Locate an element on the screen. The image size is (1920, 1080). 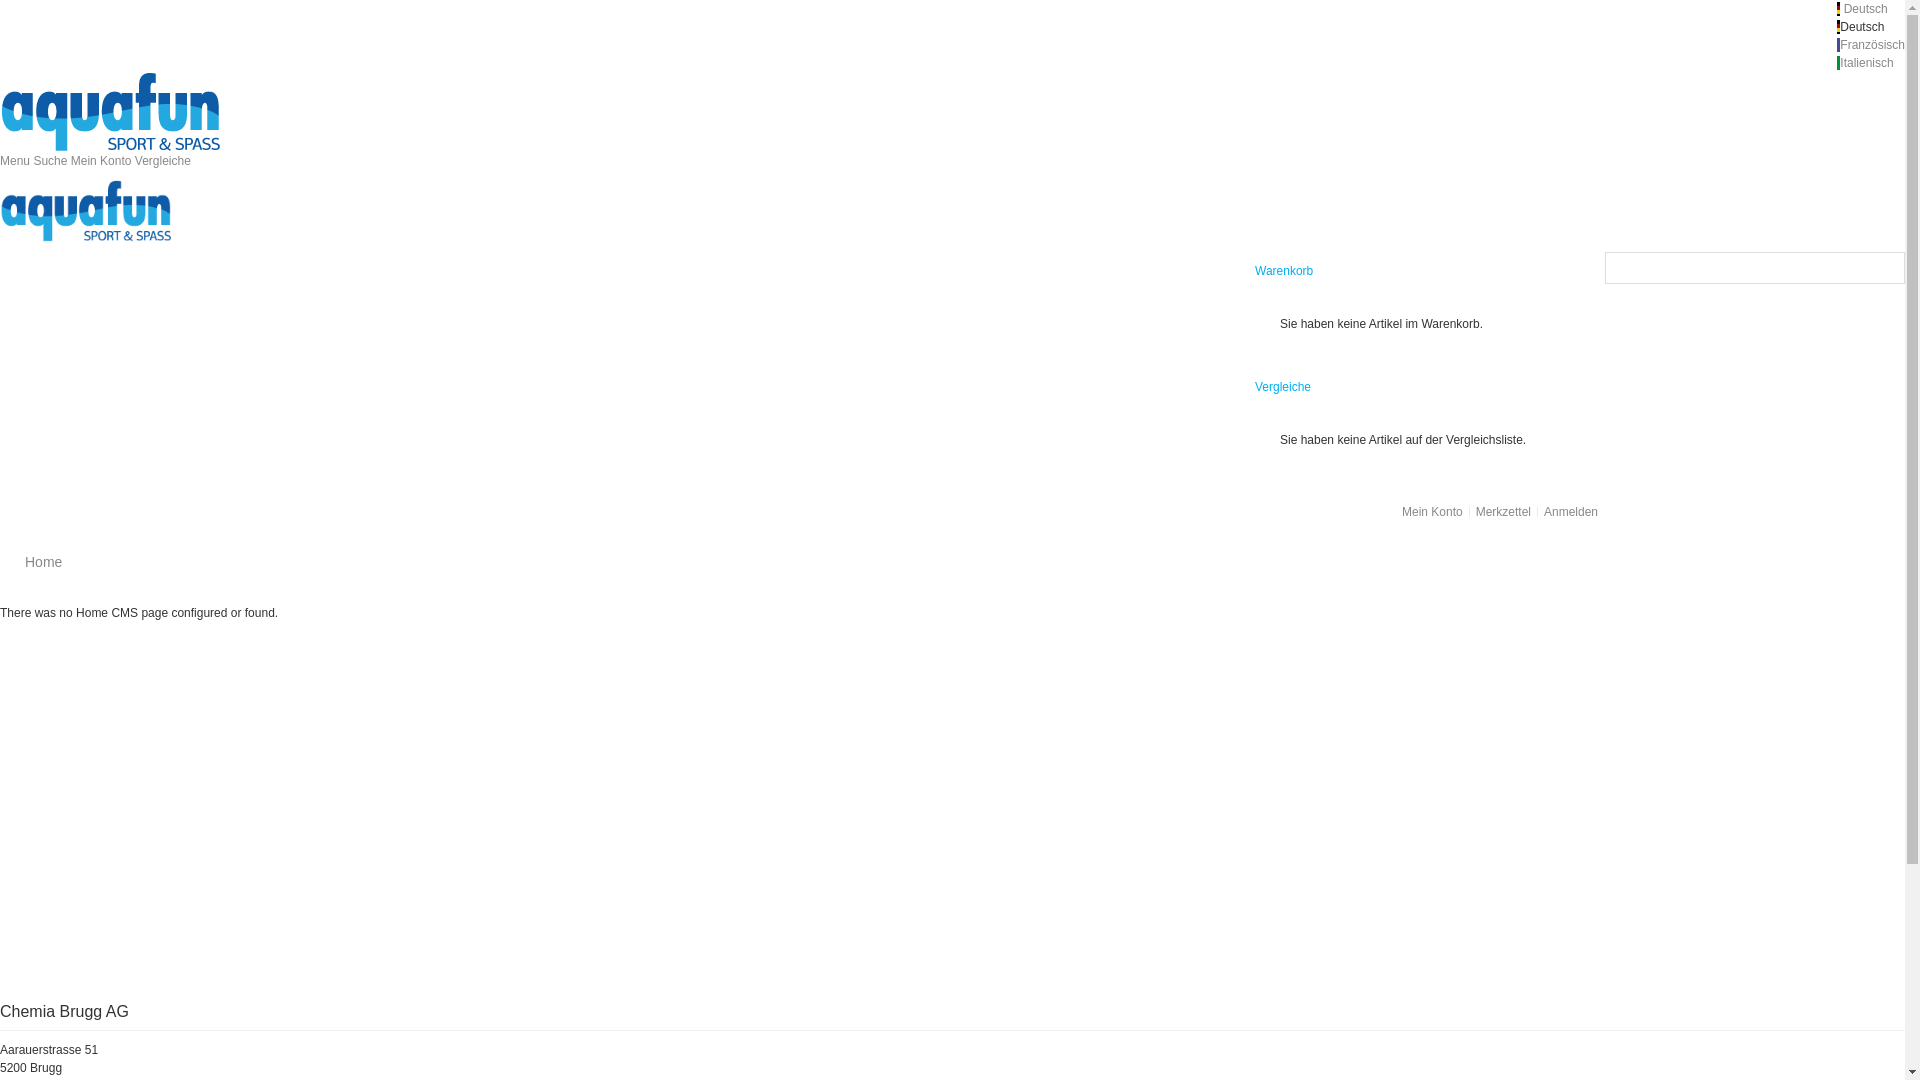
'Suche' is located at coordinates (51, 160).